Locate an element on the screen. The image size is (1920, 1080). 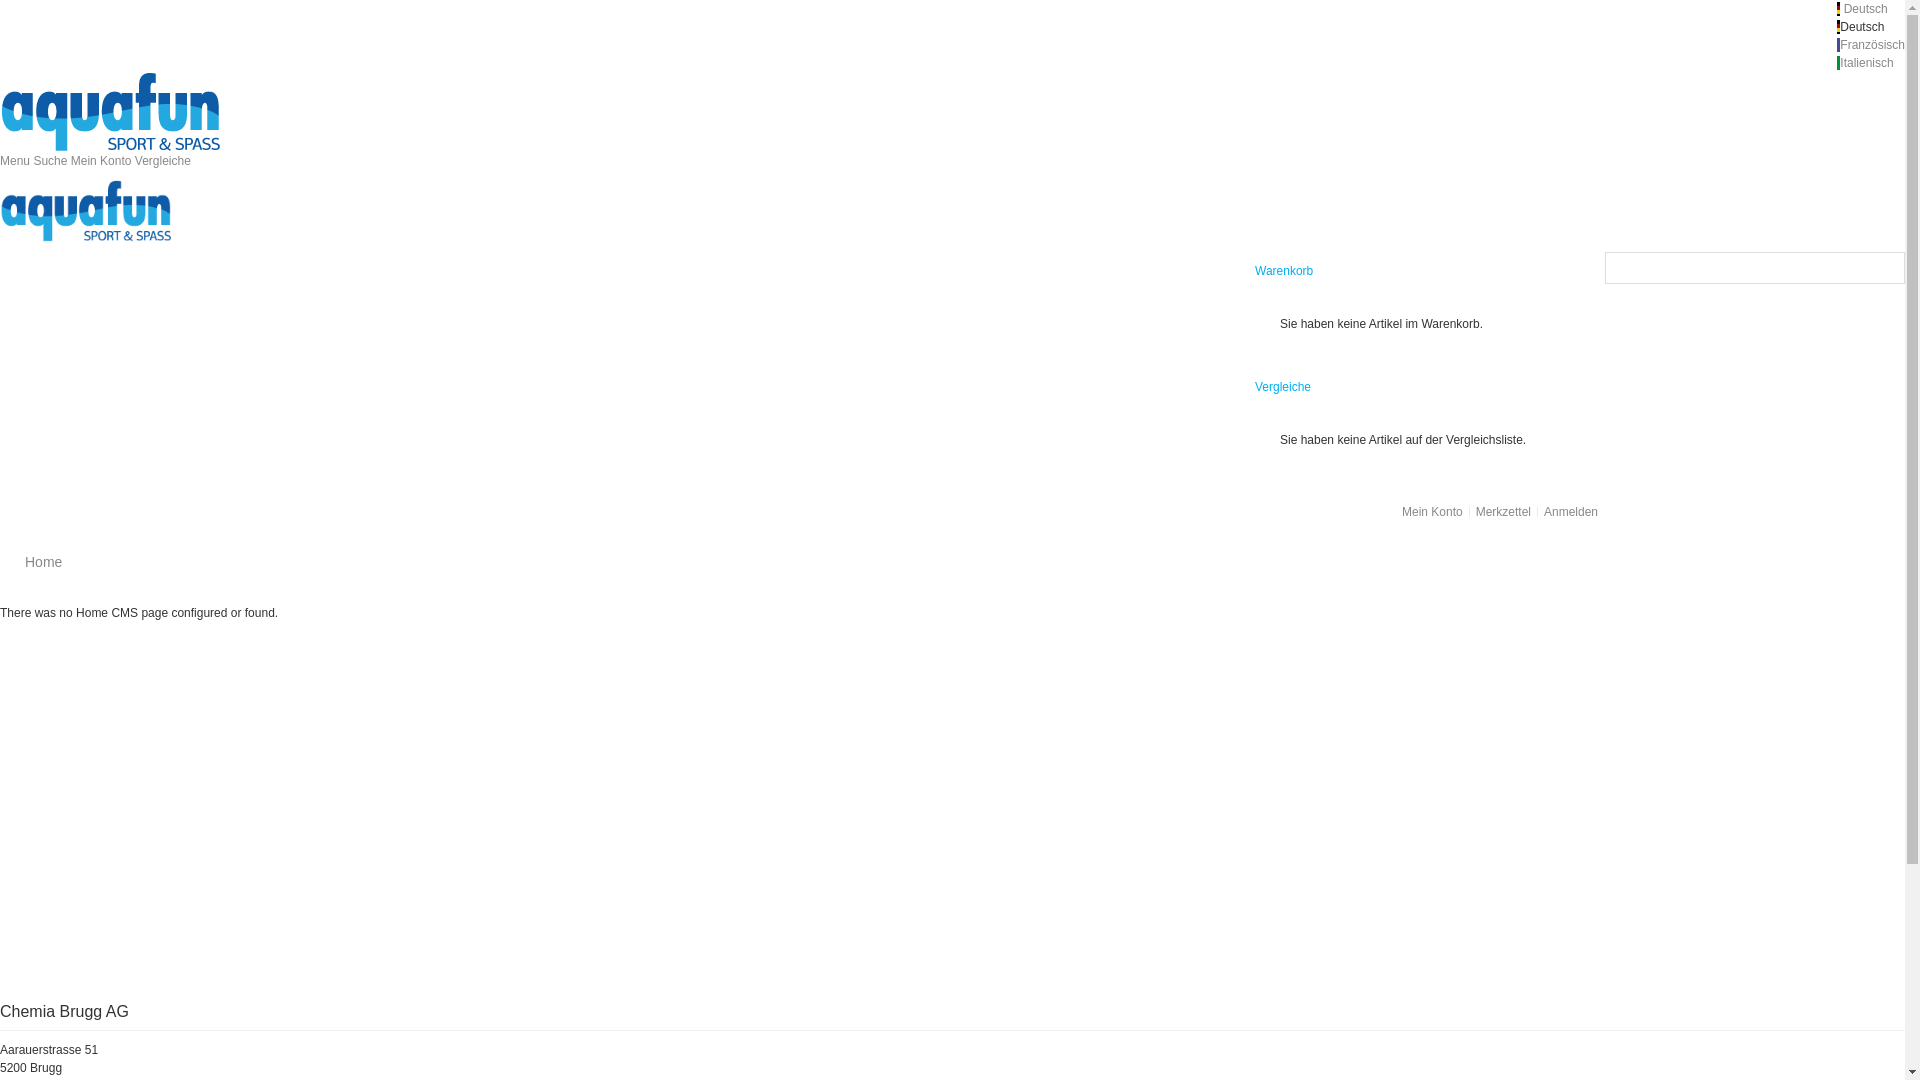
'Suche' is located at coordinates (51, 160).